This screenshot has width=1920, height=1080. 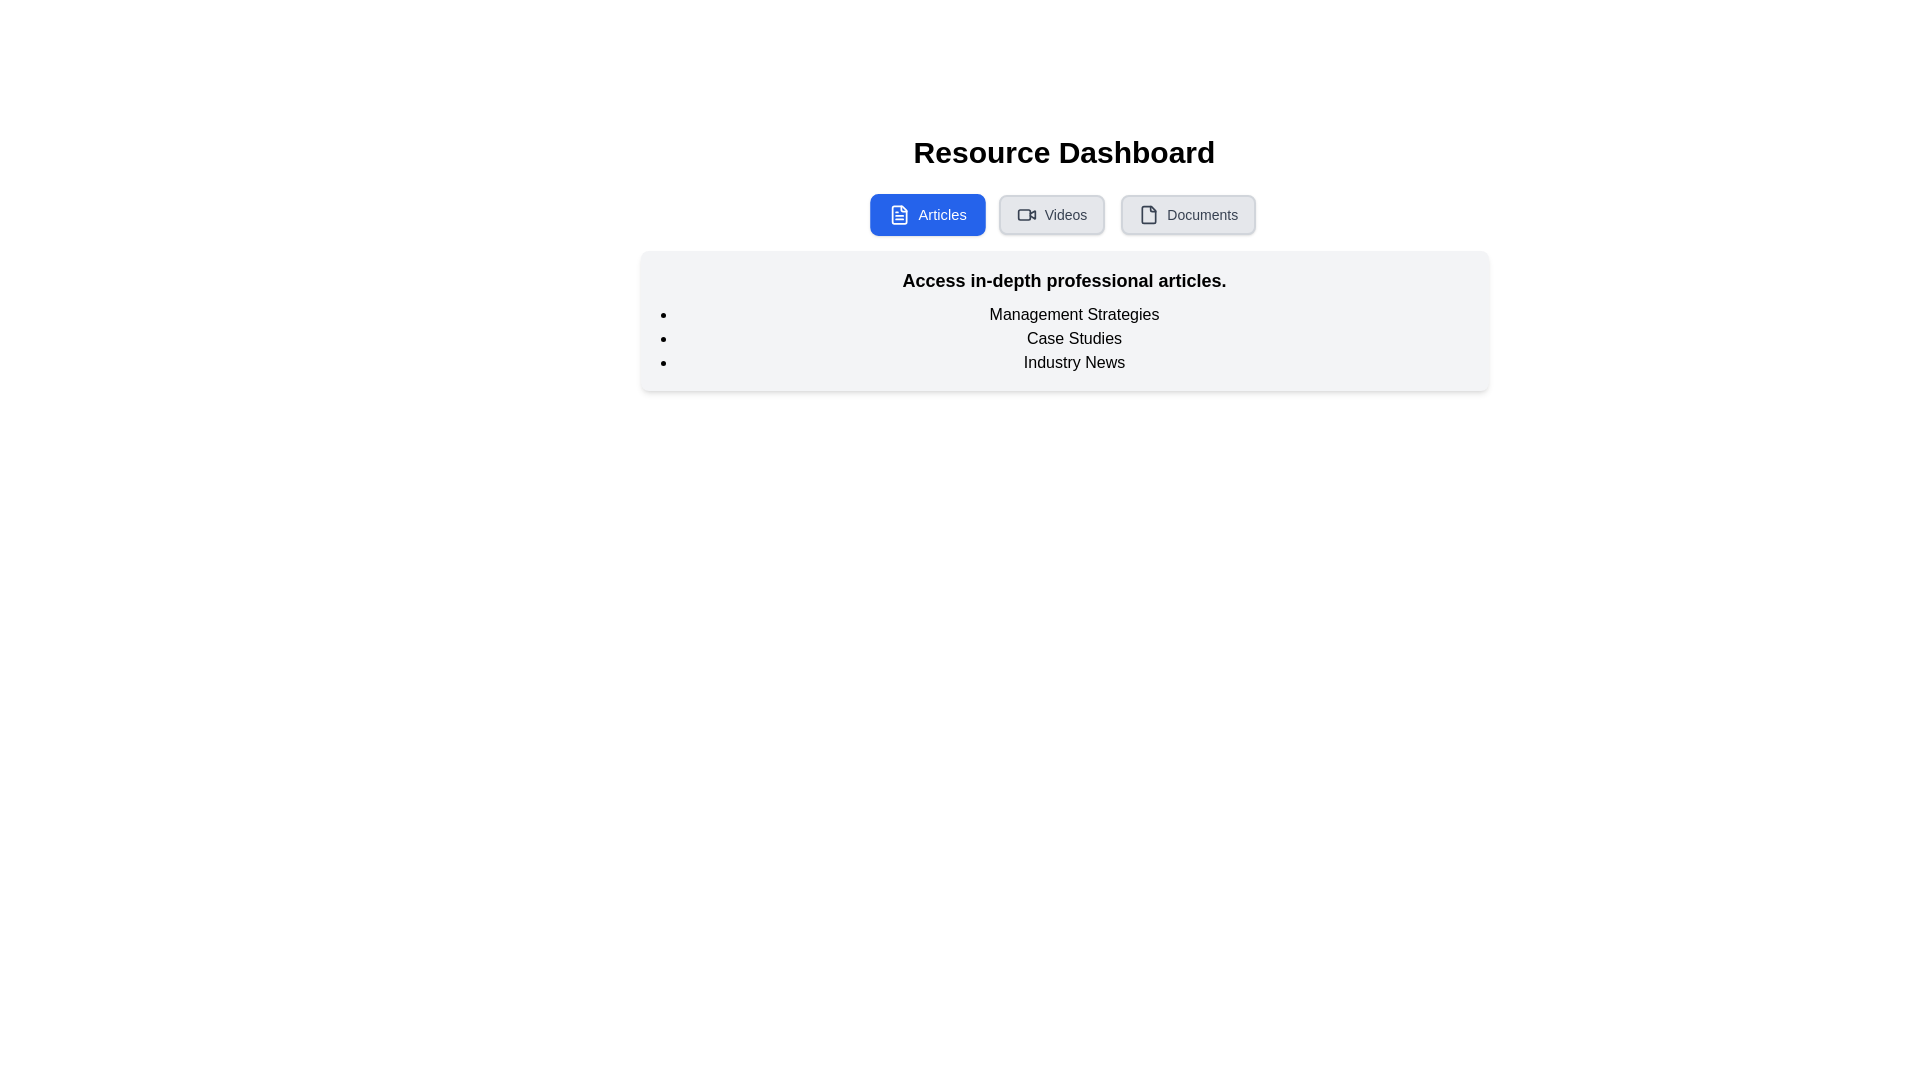 What do you see at coordinates (1063, 261) in the screenshot?
I see `the informational card element containing the title 'Access in-depth professional articles.' and its bulleted list of resources, located below the tab selector in the Resource Dashboard` at bounding box center [1063, 261].